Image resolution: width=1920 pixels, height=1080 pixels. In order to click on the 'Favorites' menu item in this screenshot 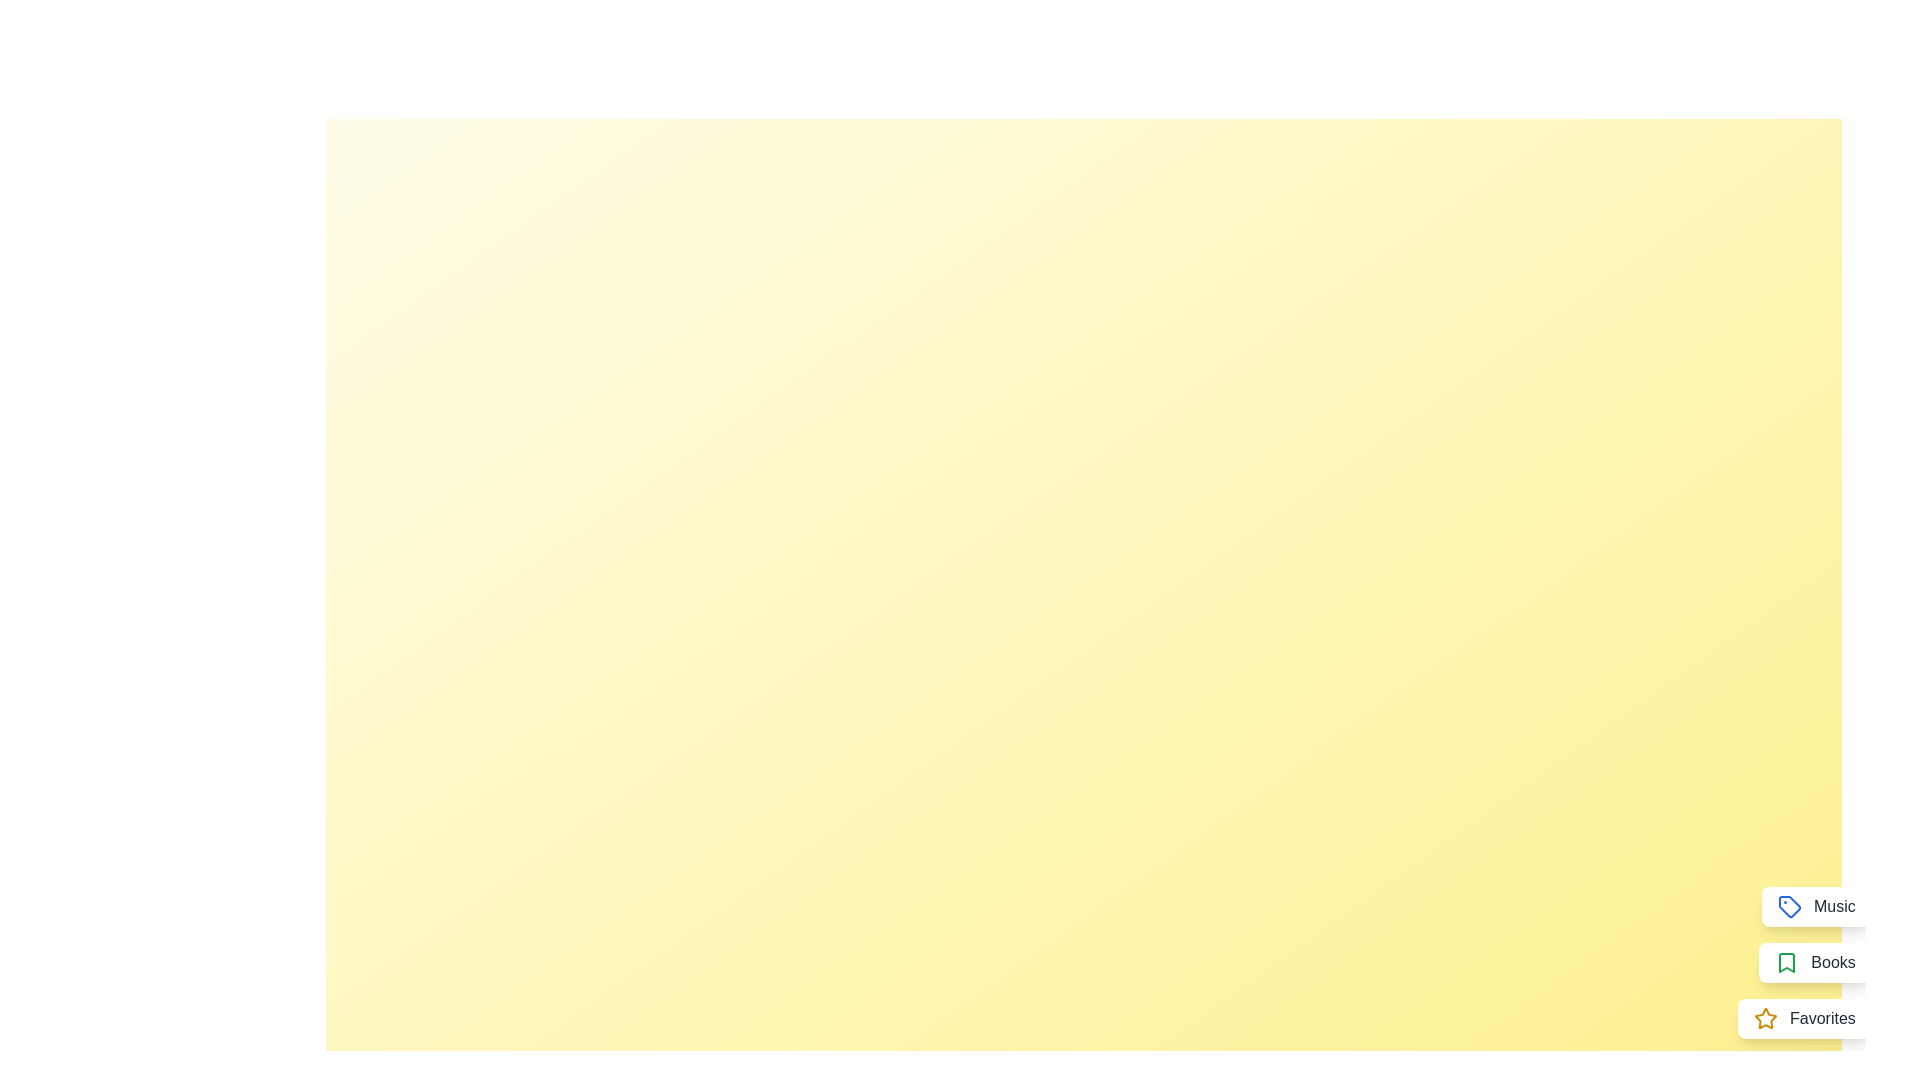, I will do `click(1804, 1018)`.